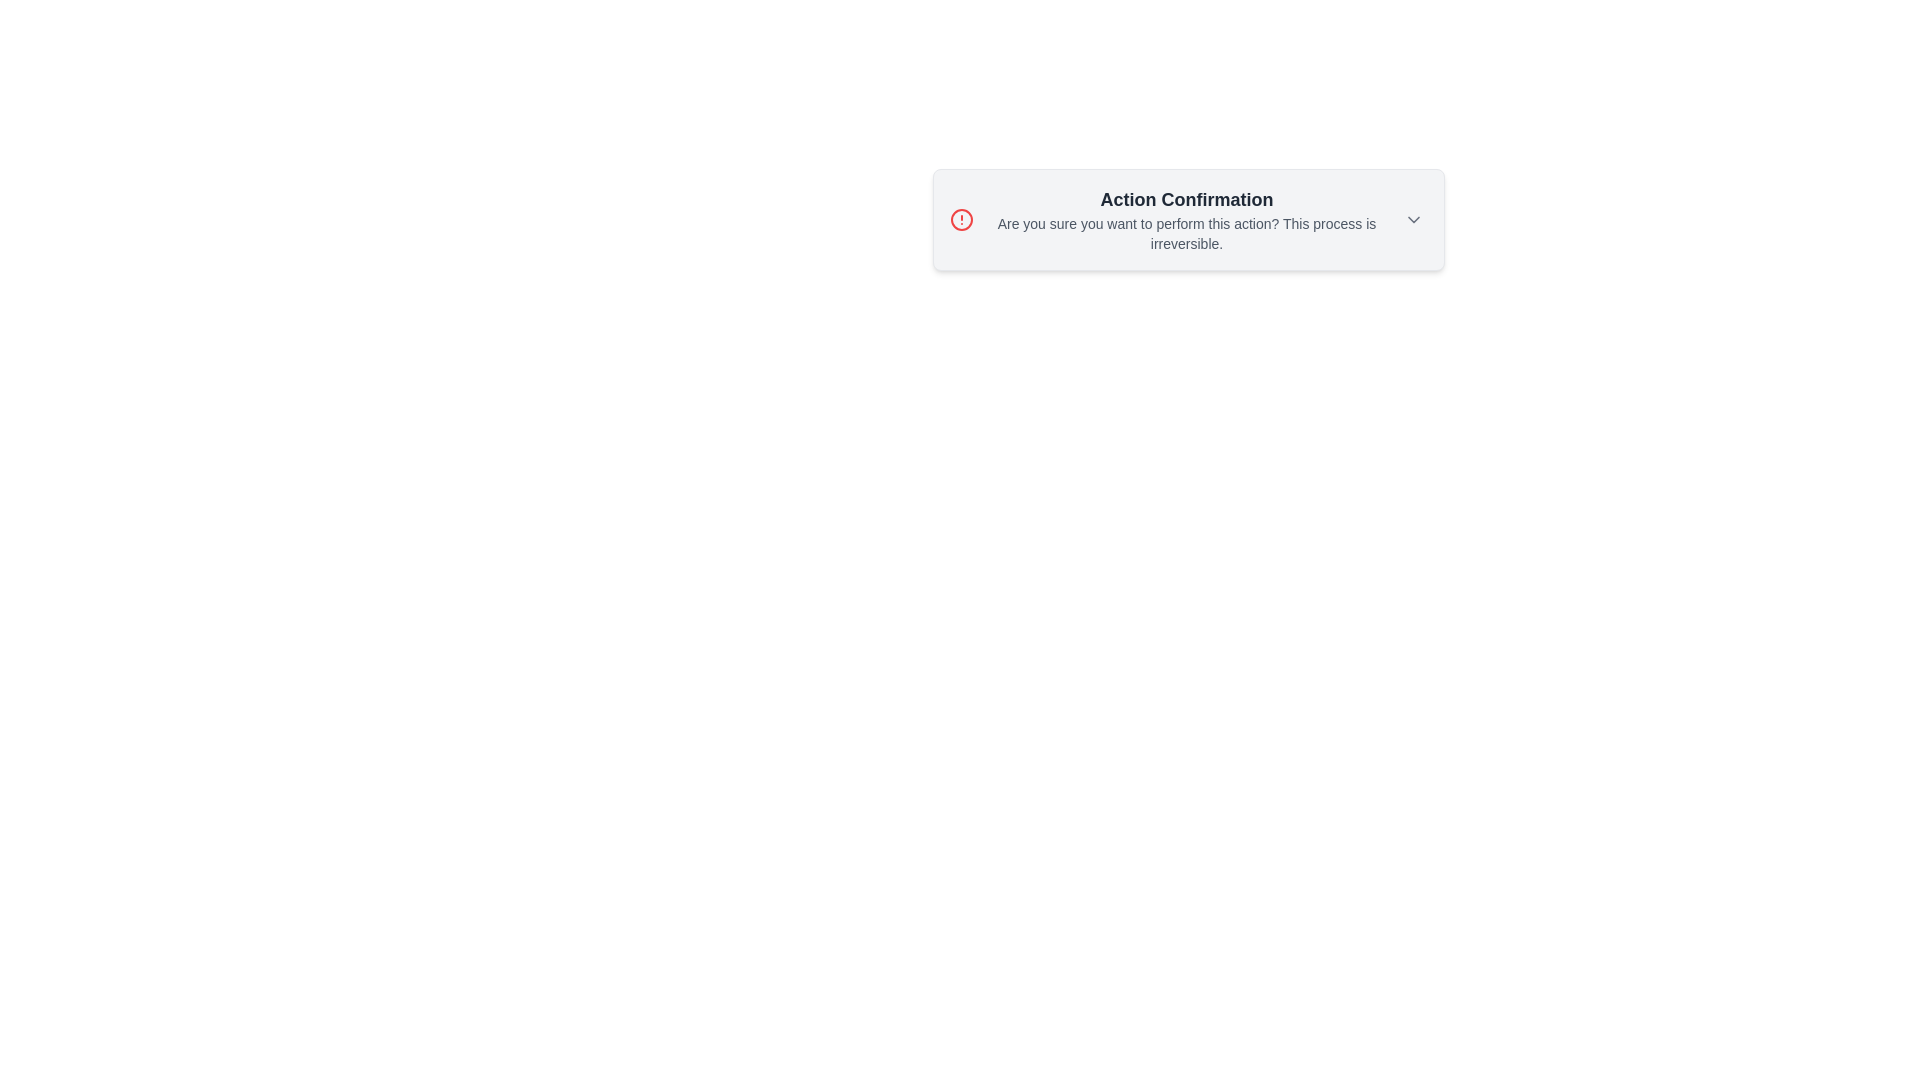 The height and width of the screenshot is (1080, 1920). I want to click on the chevron icon located on the right-most side of the 'Action Confirmation' dialog box, so click(1413, 219).